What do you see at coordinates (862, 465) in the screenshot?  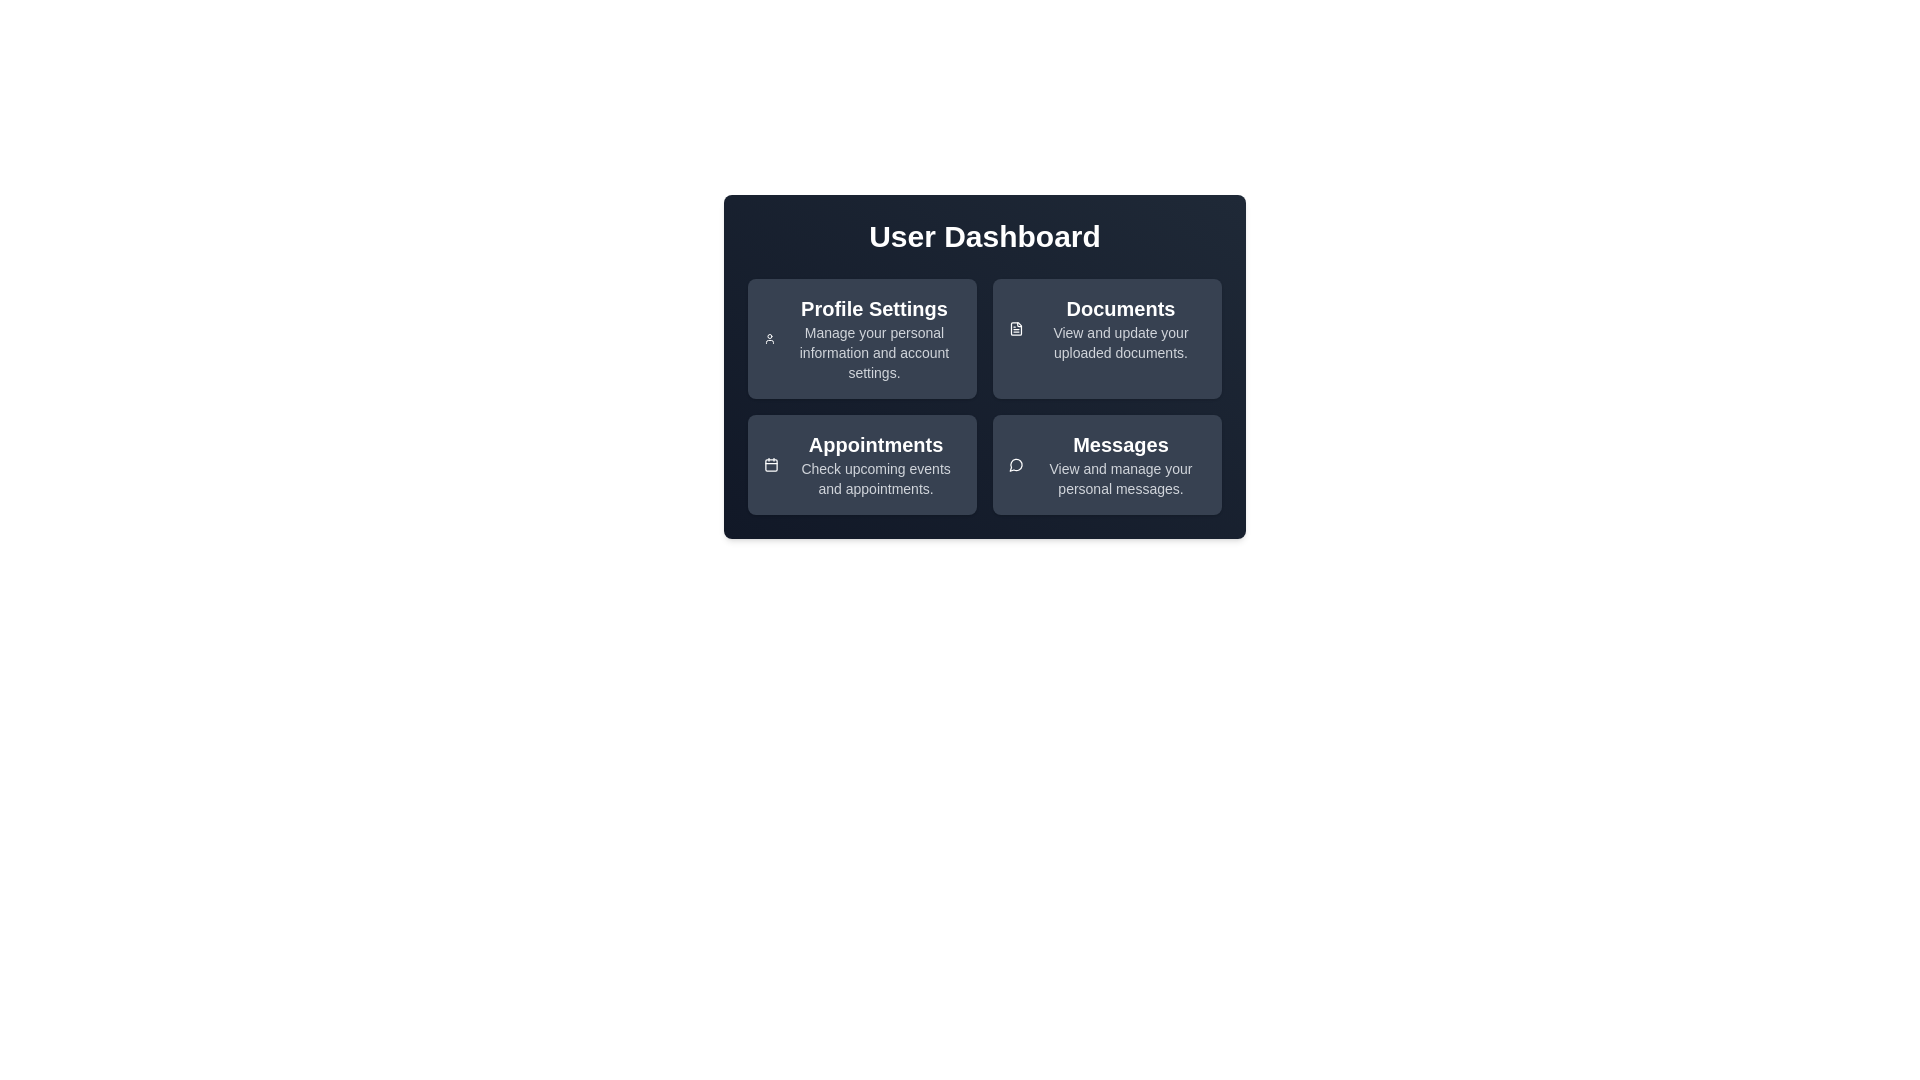 I see `the card titled 'Appointments'` at bounding box center [862, 465].